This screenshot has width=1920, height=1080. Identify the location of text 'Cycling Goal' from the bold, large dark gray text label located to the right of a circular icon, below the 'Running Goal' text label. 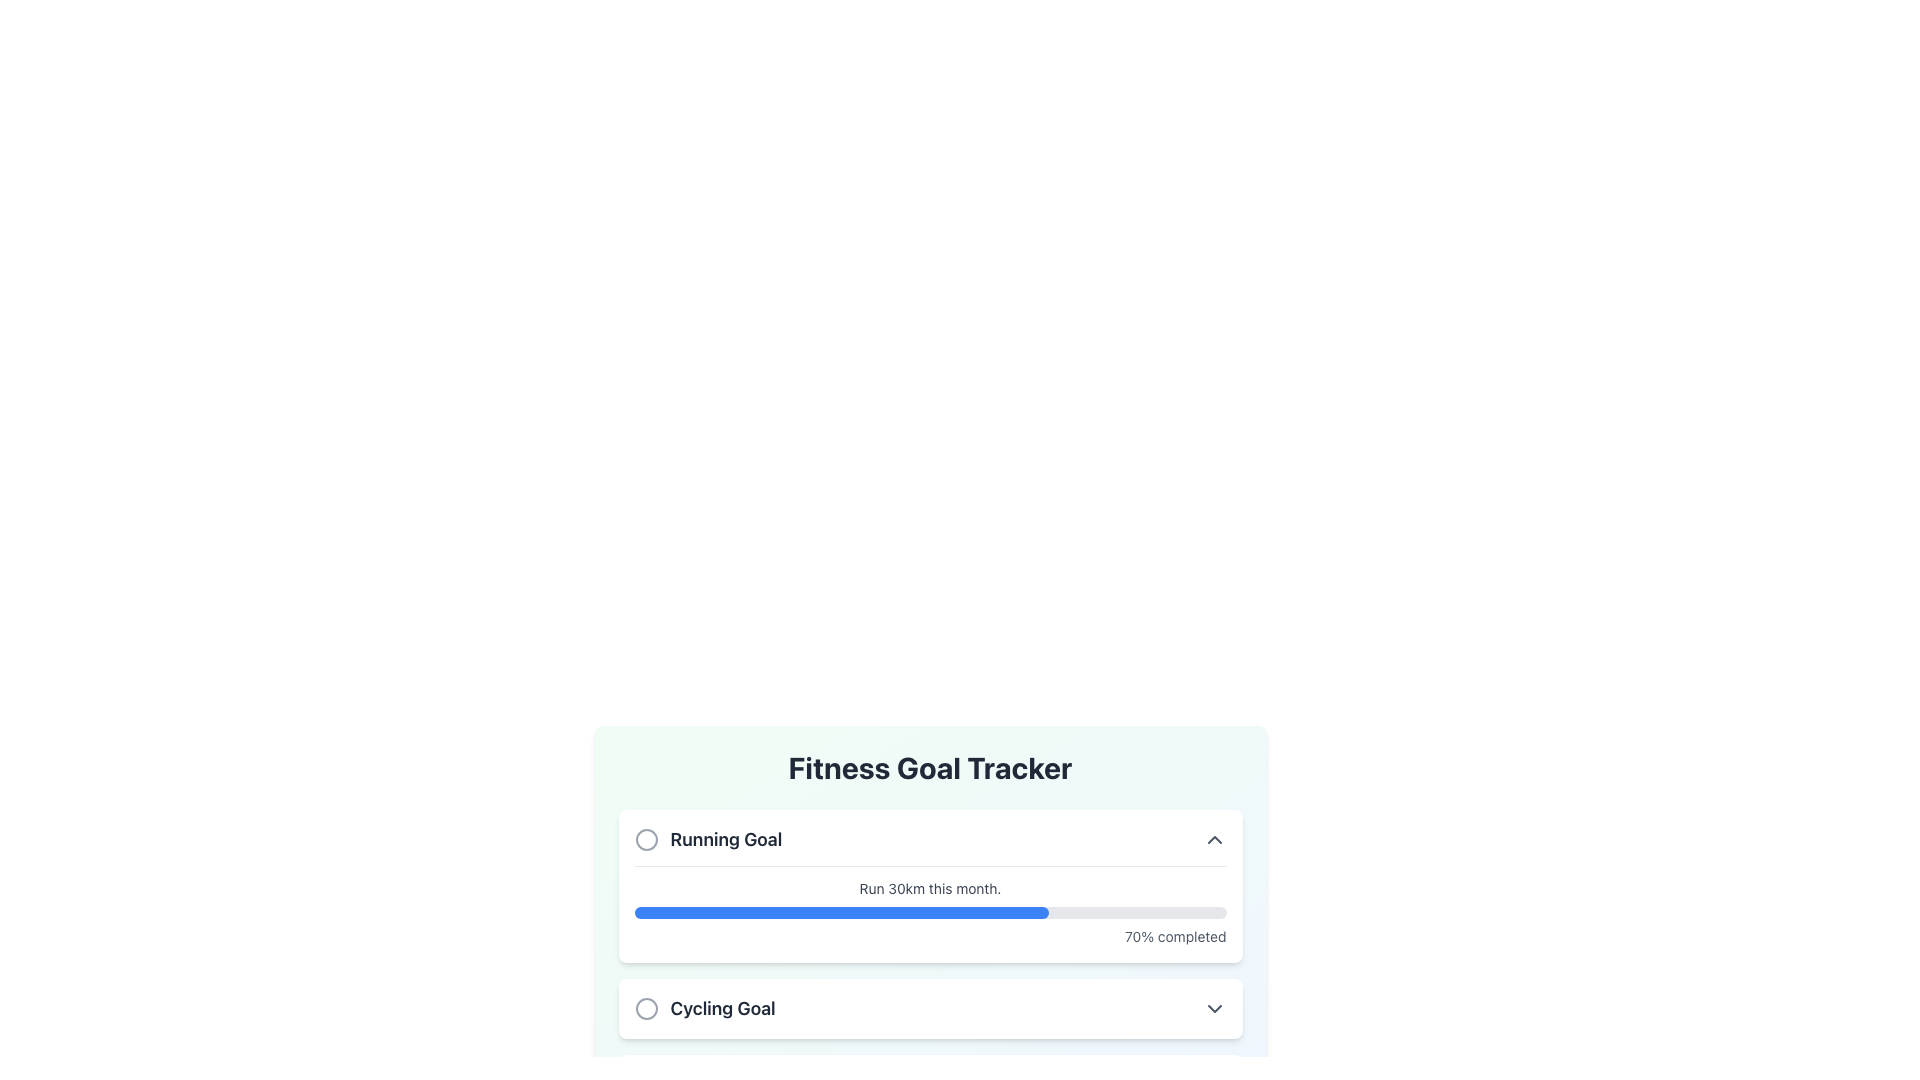
(722, 1009).